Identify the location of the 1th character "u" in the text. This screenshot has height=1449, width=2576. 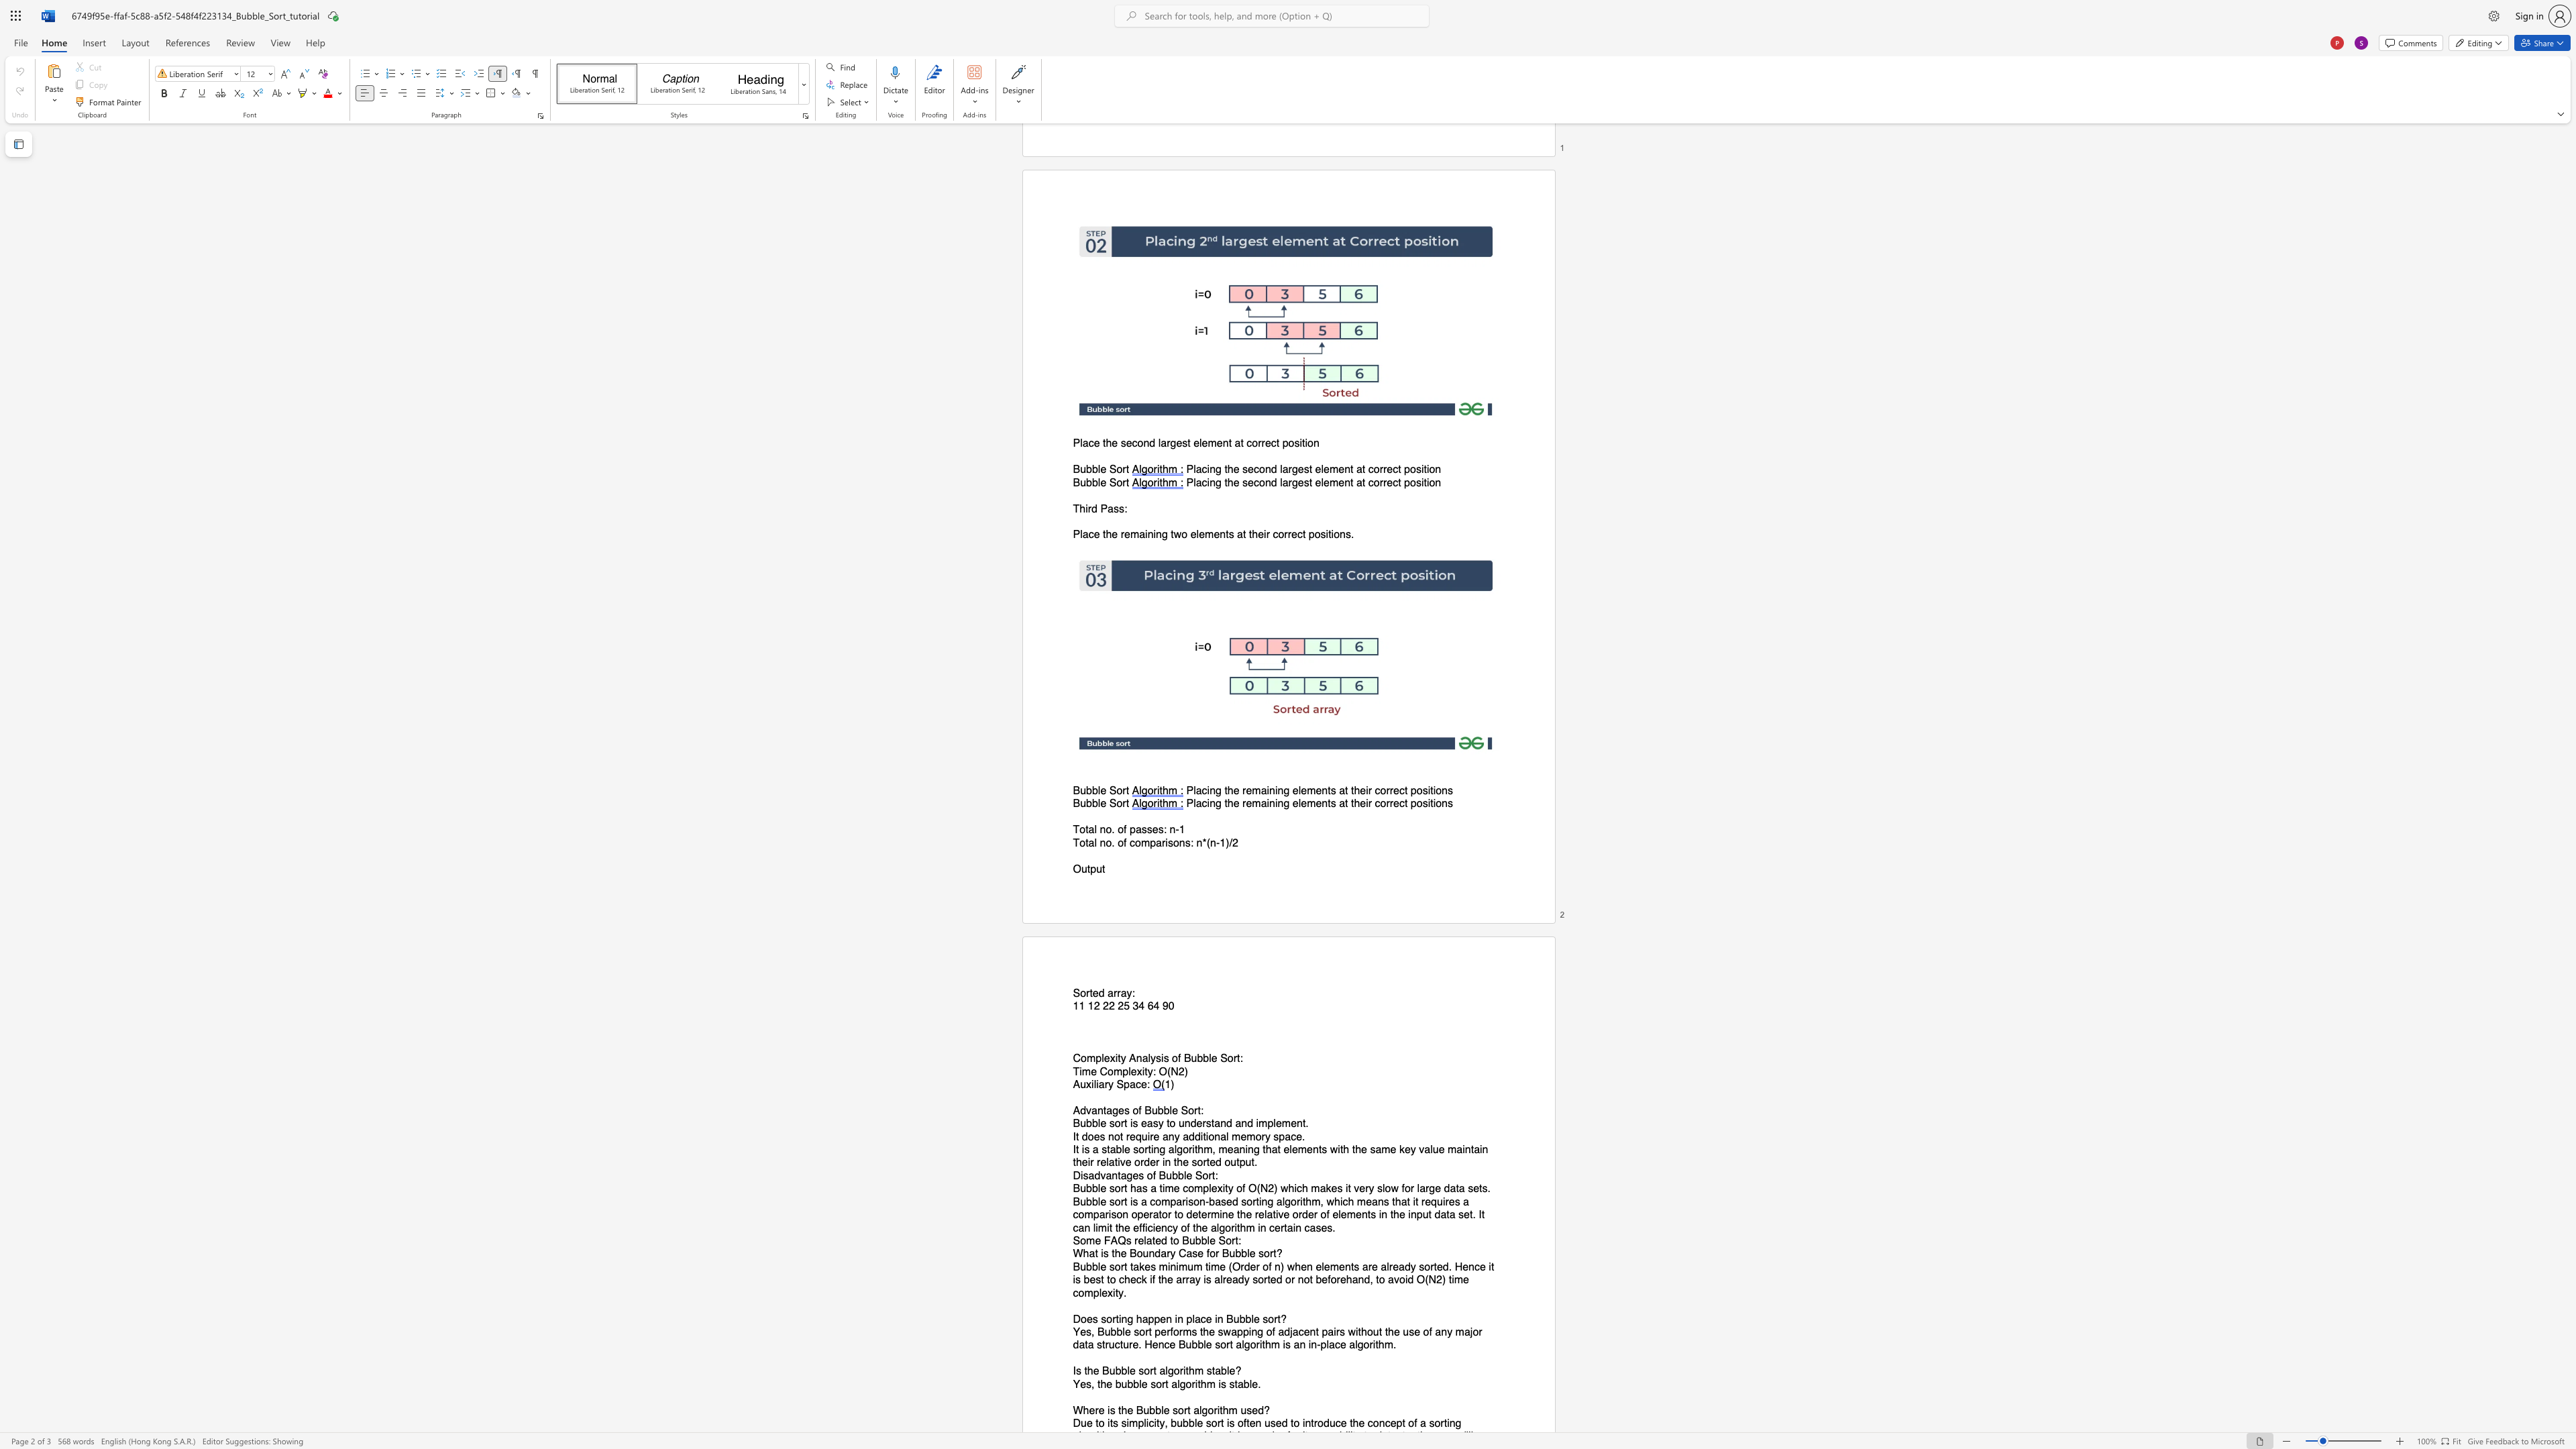
(1083, 1084).